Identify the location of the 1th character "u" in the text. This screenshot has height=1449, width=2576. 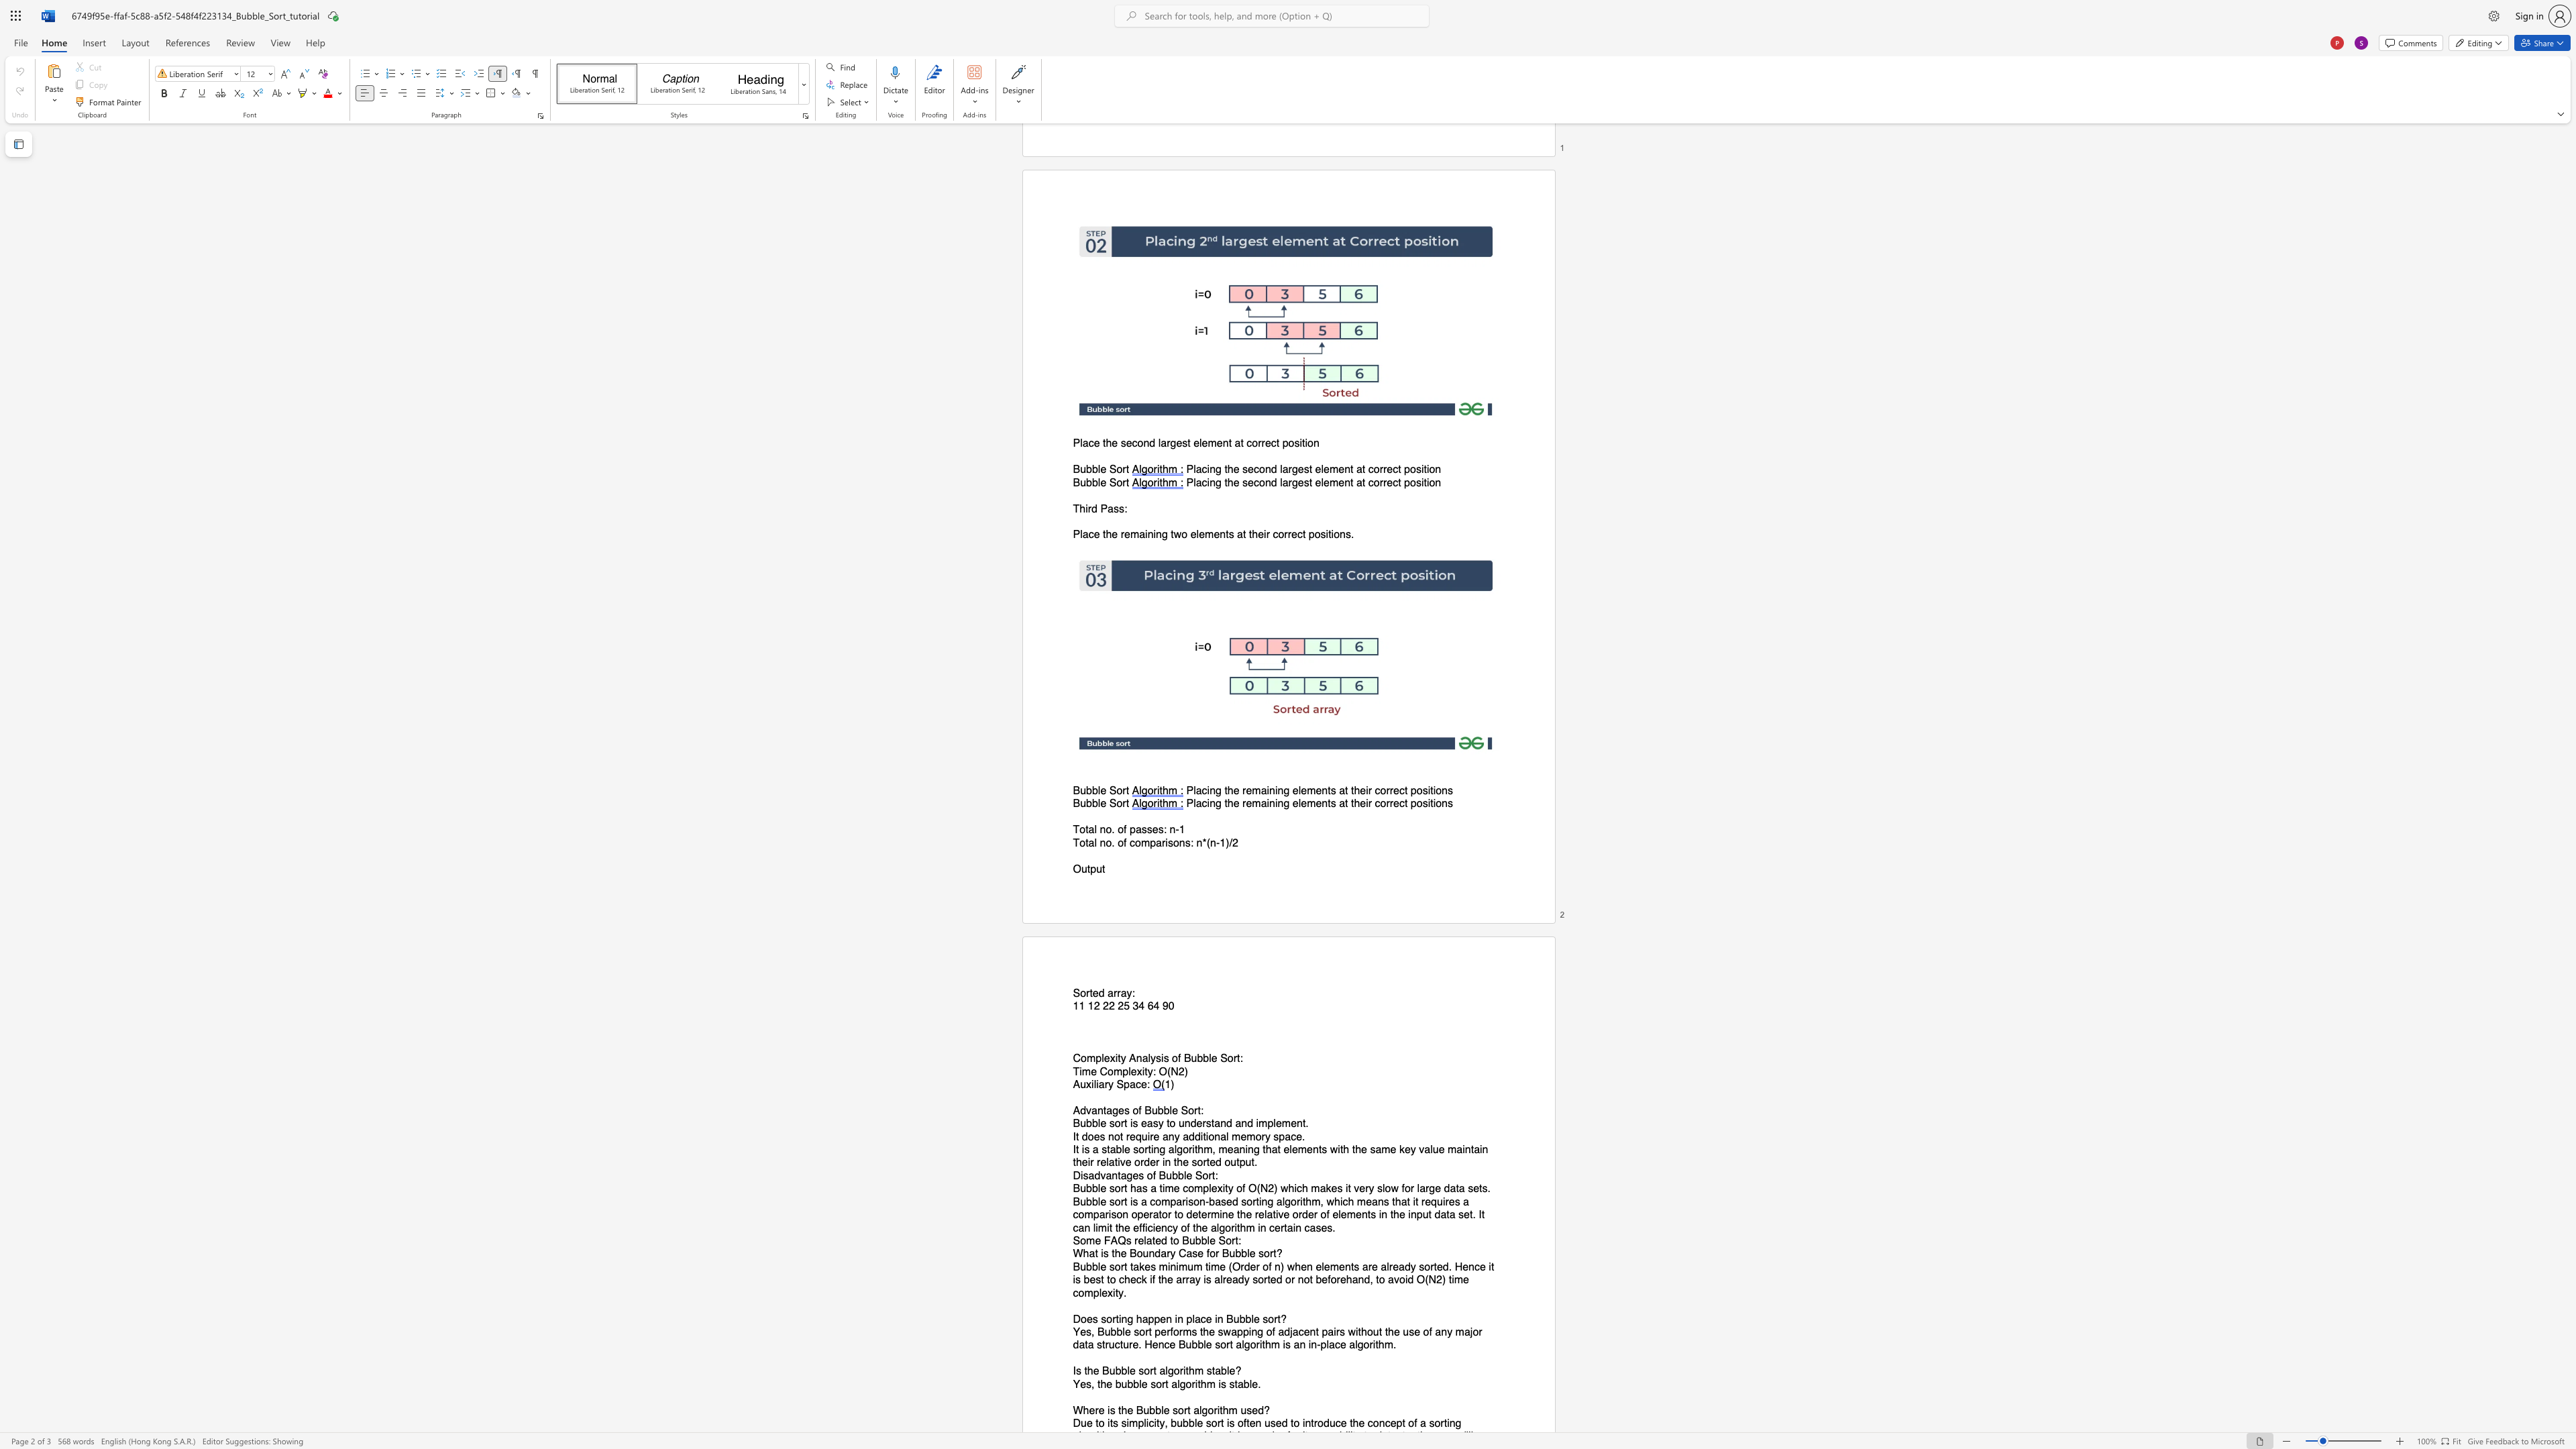
(1083, 1084).